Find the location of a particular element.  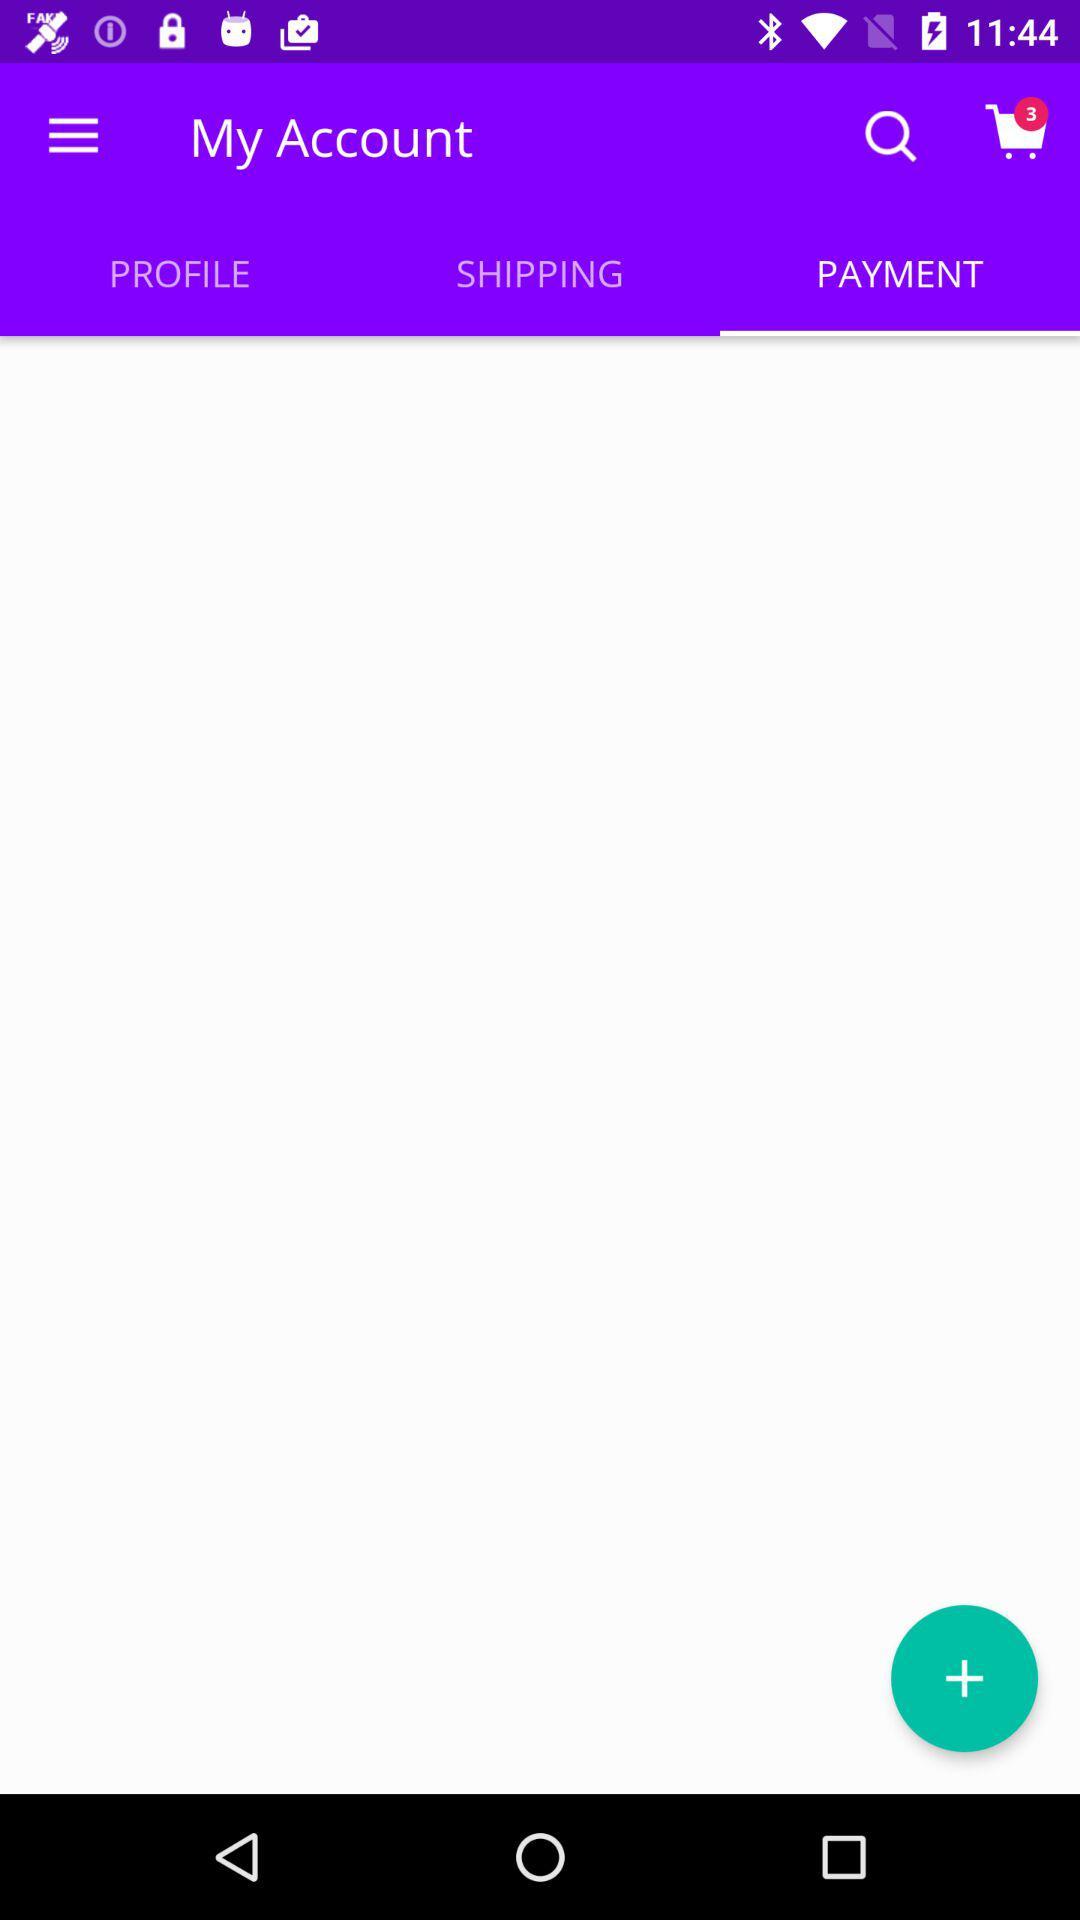

item above profile is located at coordinates (72, 135).